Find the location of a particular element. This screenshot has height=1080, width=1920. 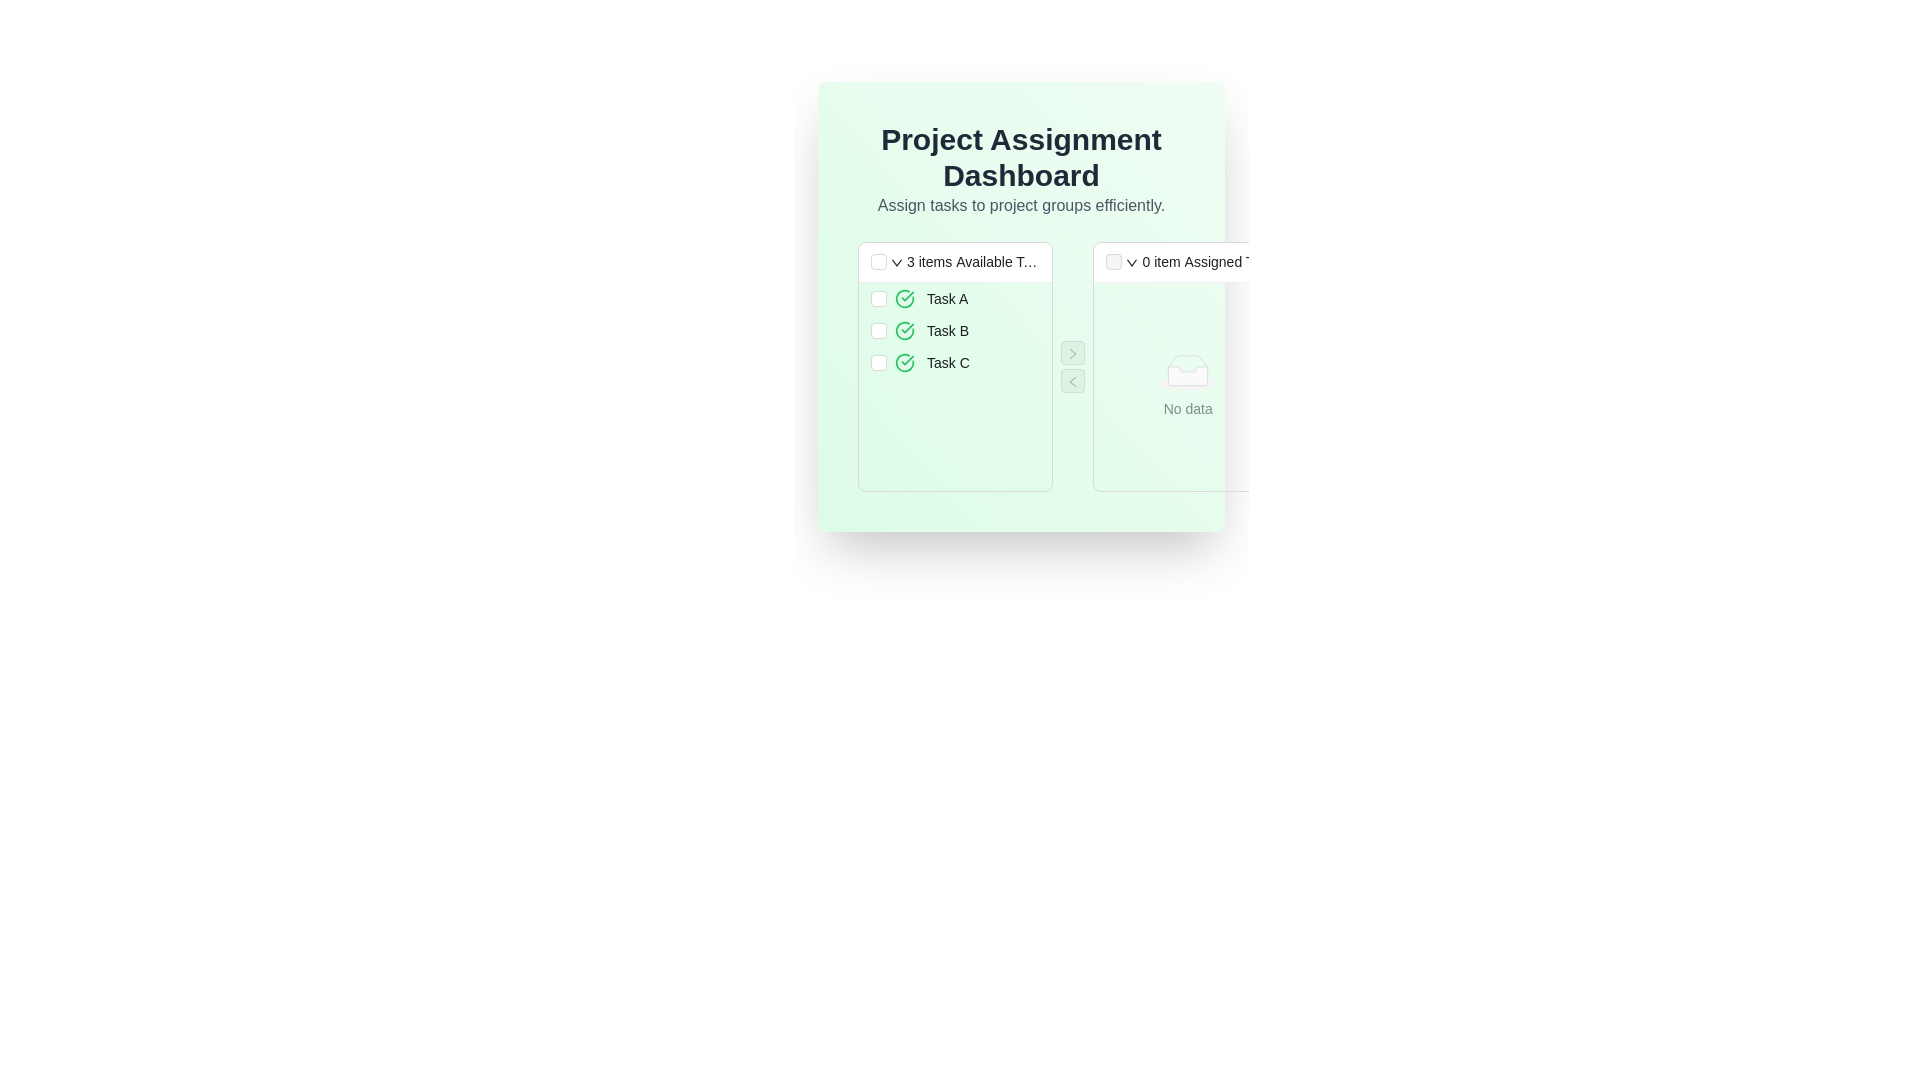

the descriptive title text label located in the left column of the task management panel is located at coordinates (998, 261).